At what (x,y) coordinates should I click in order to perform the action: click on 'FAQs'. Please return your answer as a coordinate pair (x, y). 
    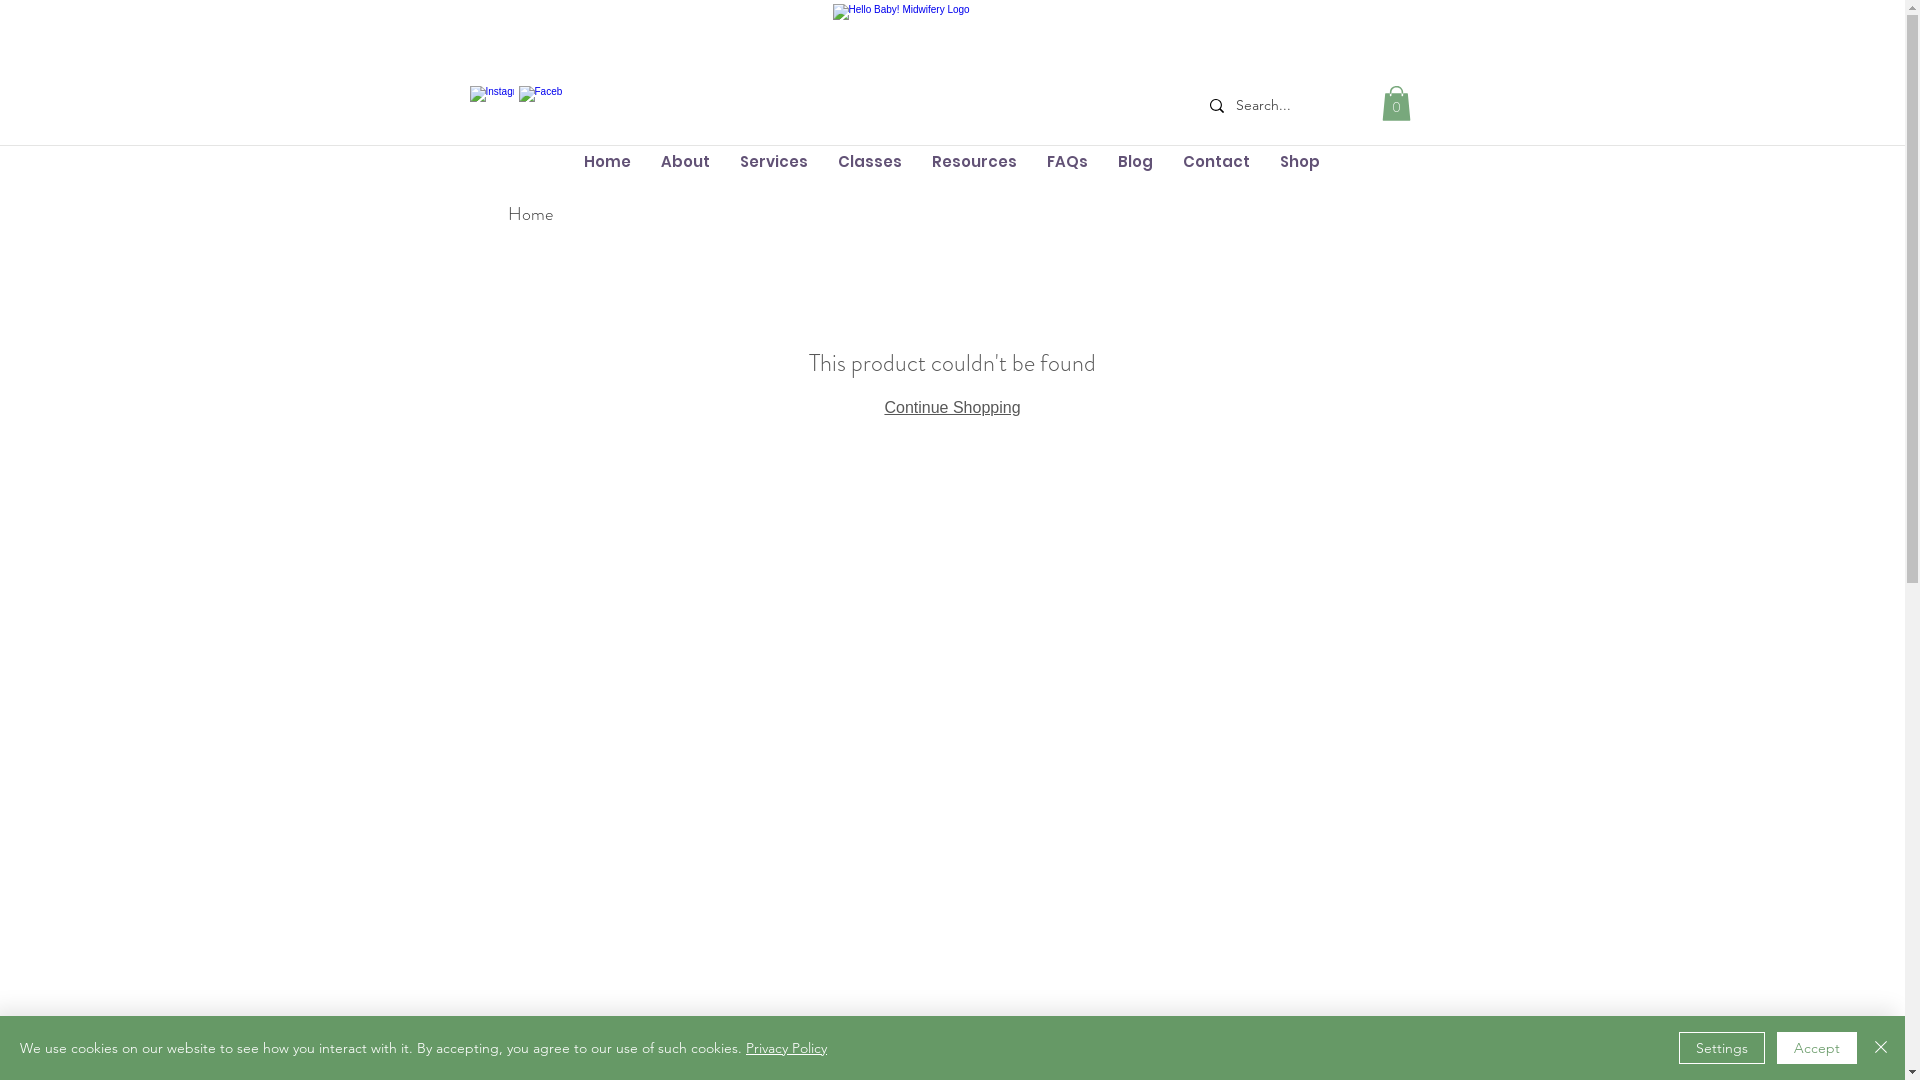
    Looking at the image, I should click on (1066, 160).